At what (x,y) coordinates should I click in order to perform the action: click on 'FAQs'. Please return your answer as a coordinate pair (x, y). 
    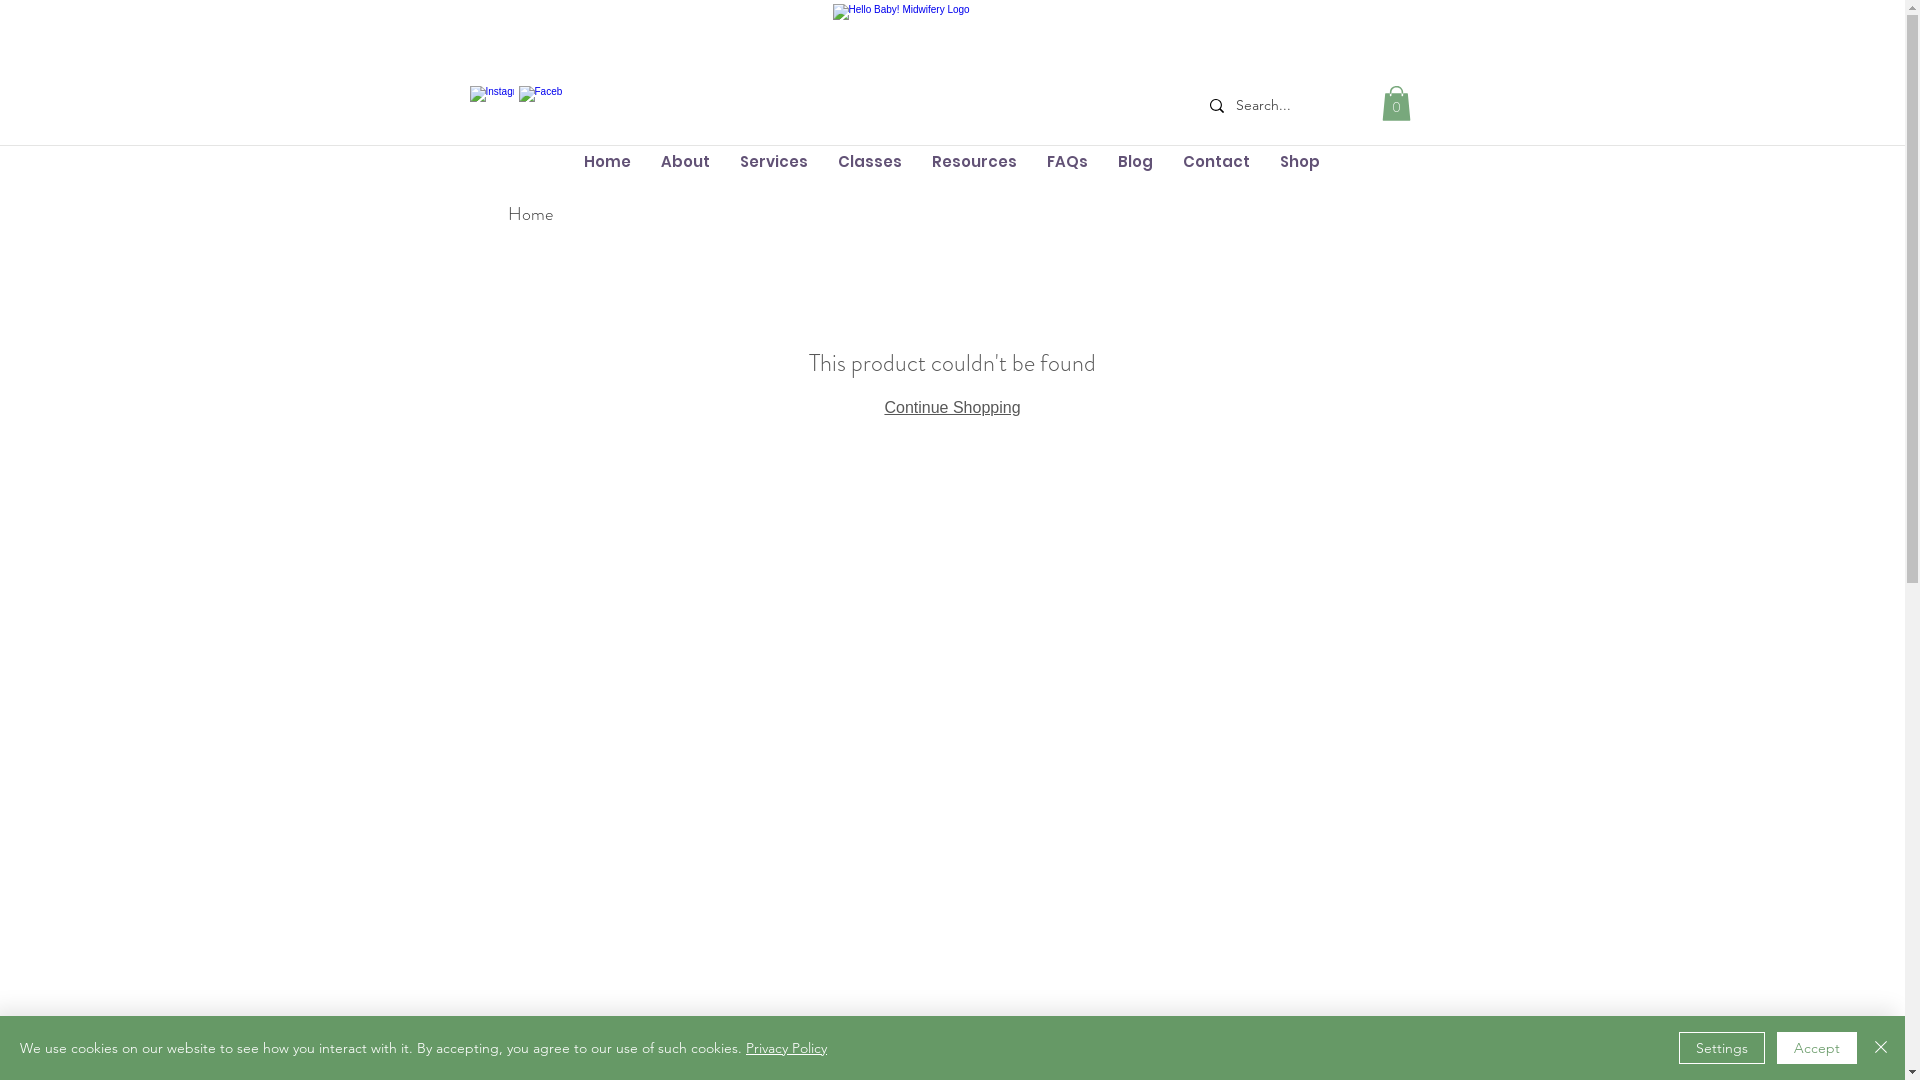
    Looking at the image, I should click on (1066, 160).